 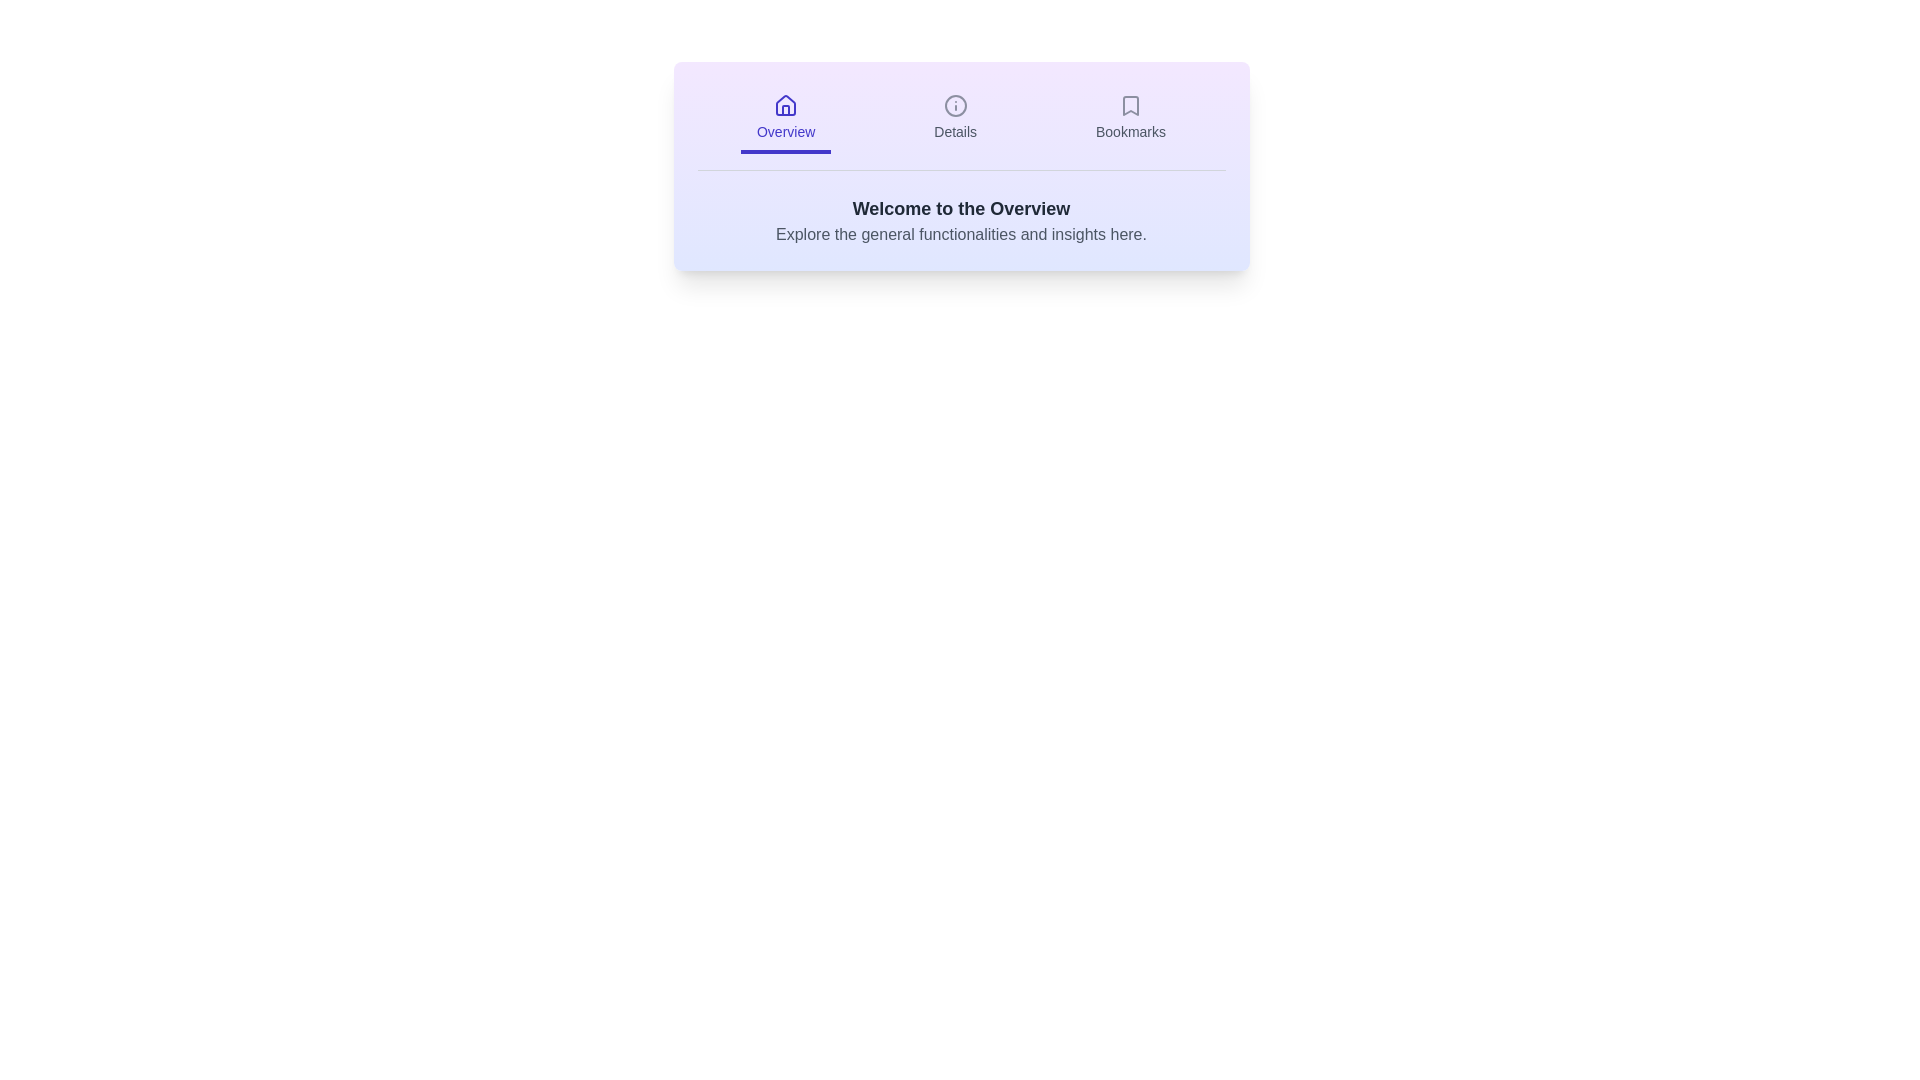 What do you see at coordinates (954, 119) in the screenshot?
I see `the 'Details' button, which is the middle button in a group of three, styled in gray with an information icon above the text` at bounding box center [954, 119].